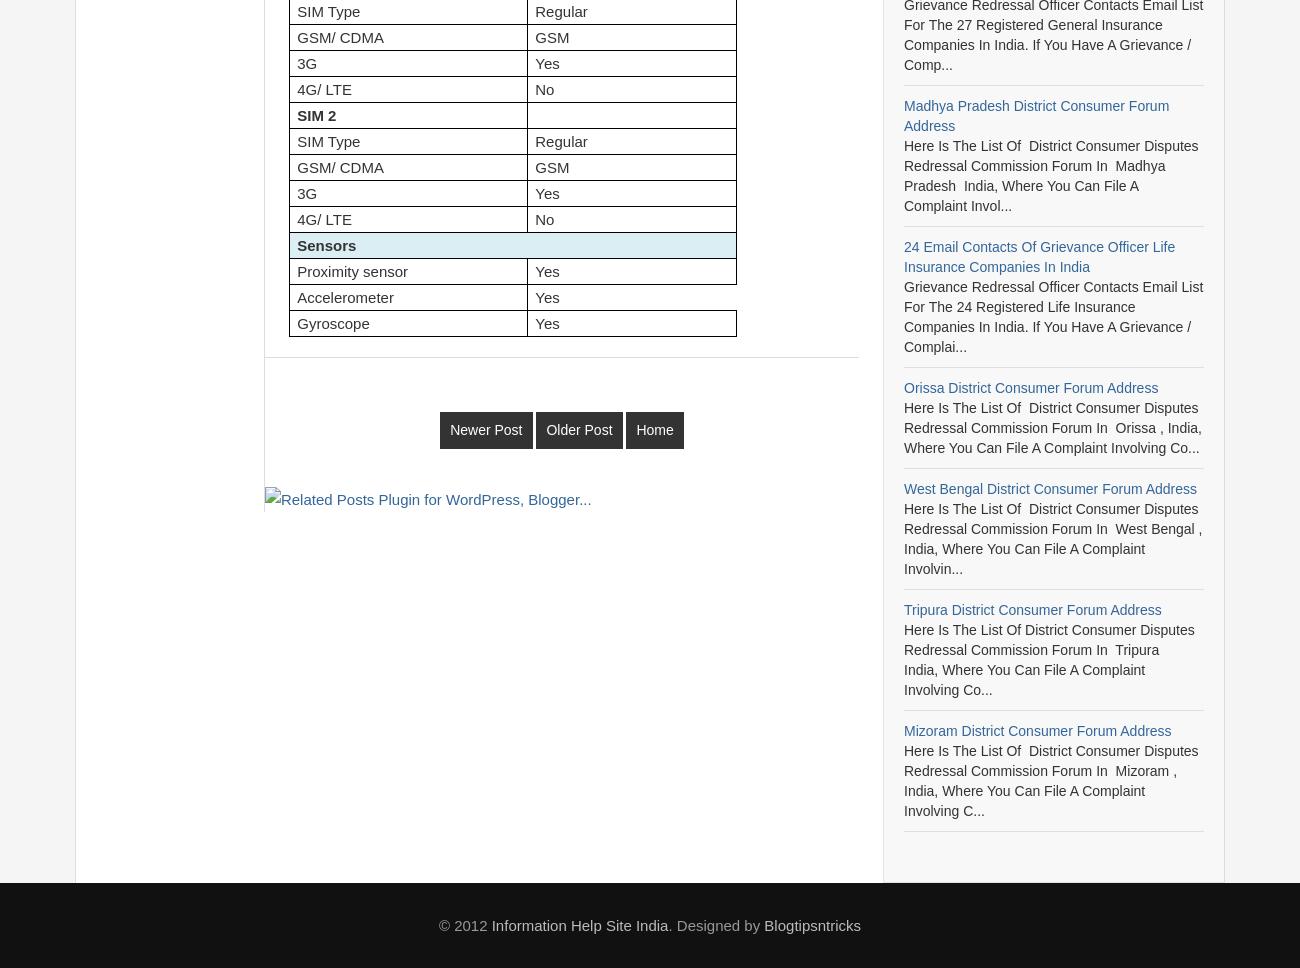  I want to click on 'Grievance Redressal Officer Contacts email list for the 24 Registered Life Insurance Companies in India. If you have a grievance / complai...', so click(1053, 316).